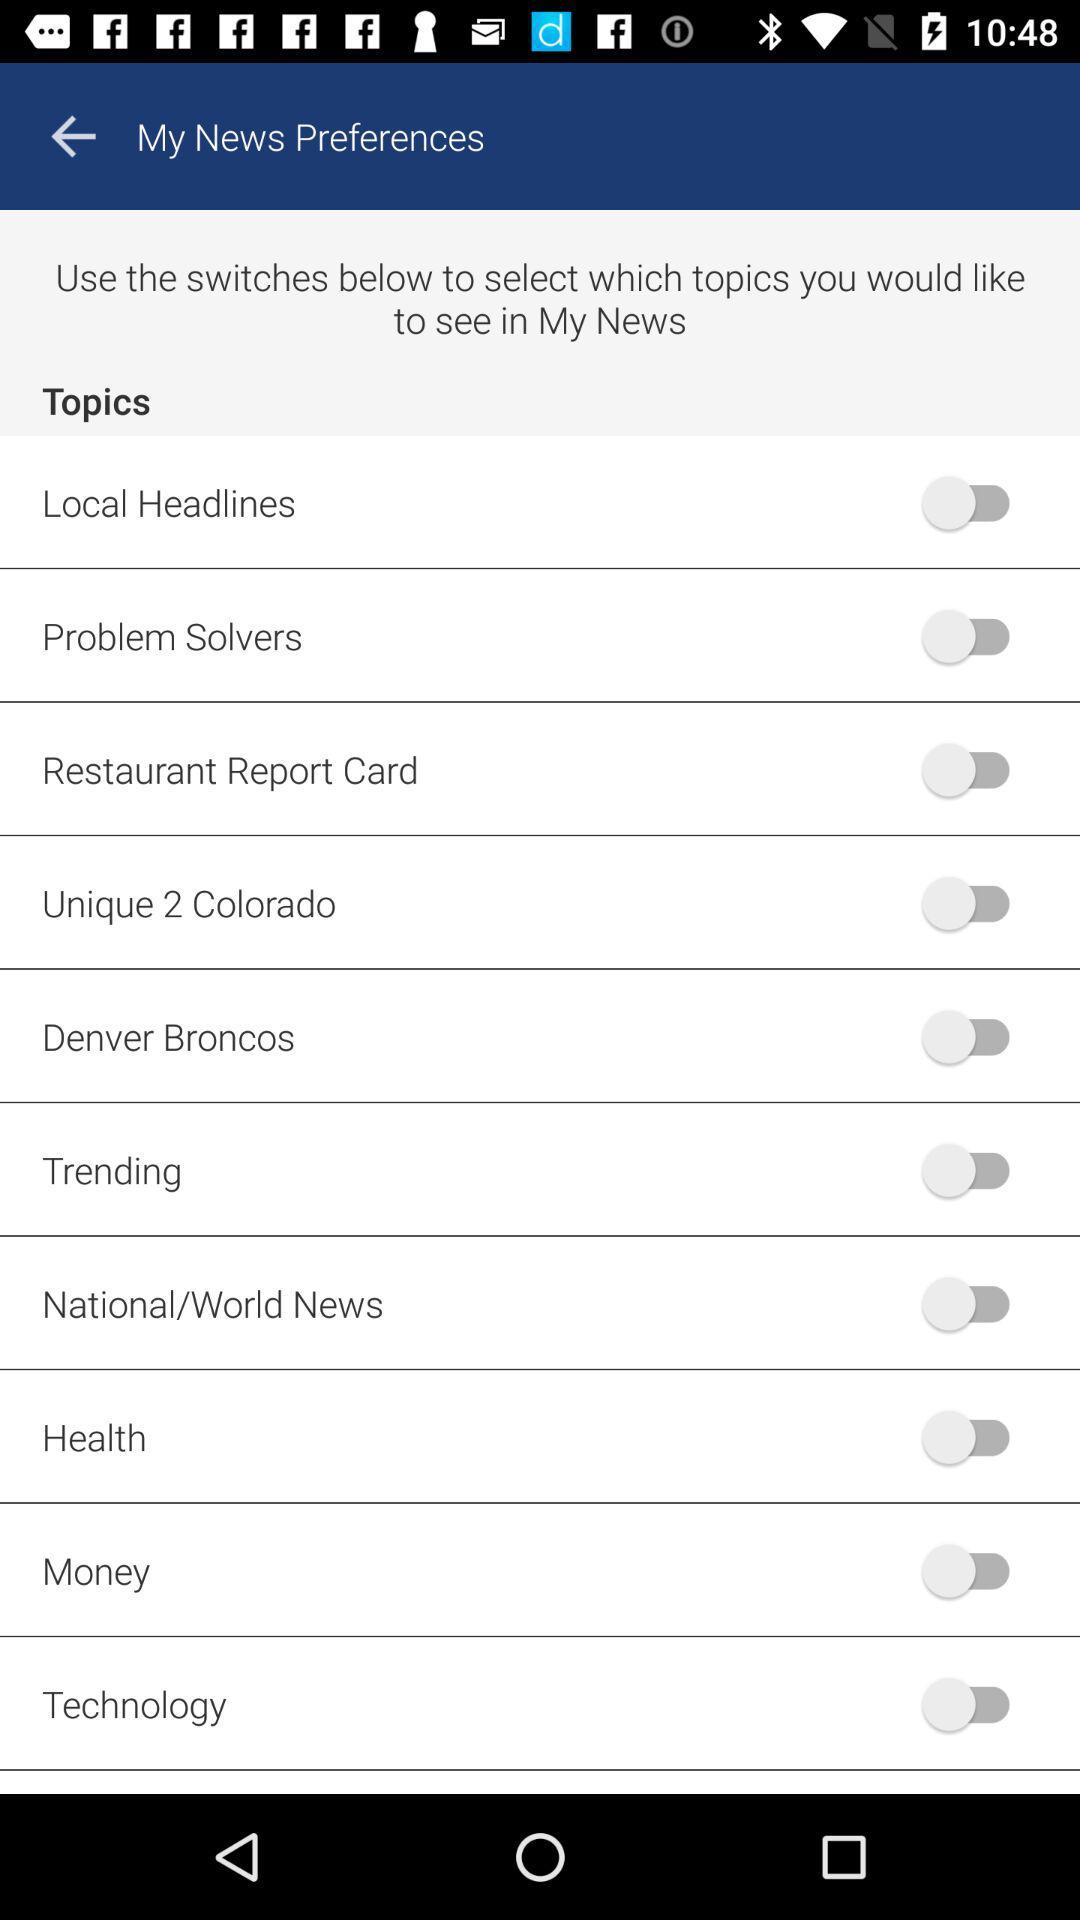  Describe the element at coordinates (974, 1036) in the screenshot. I see `the button right to denver broncos` at that location.